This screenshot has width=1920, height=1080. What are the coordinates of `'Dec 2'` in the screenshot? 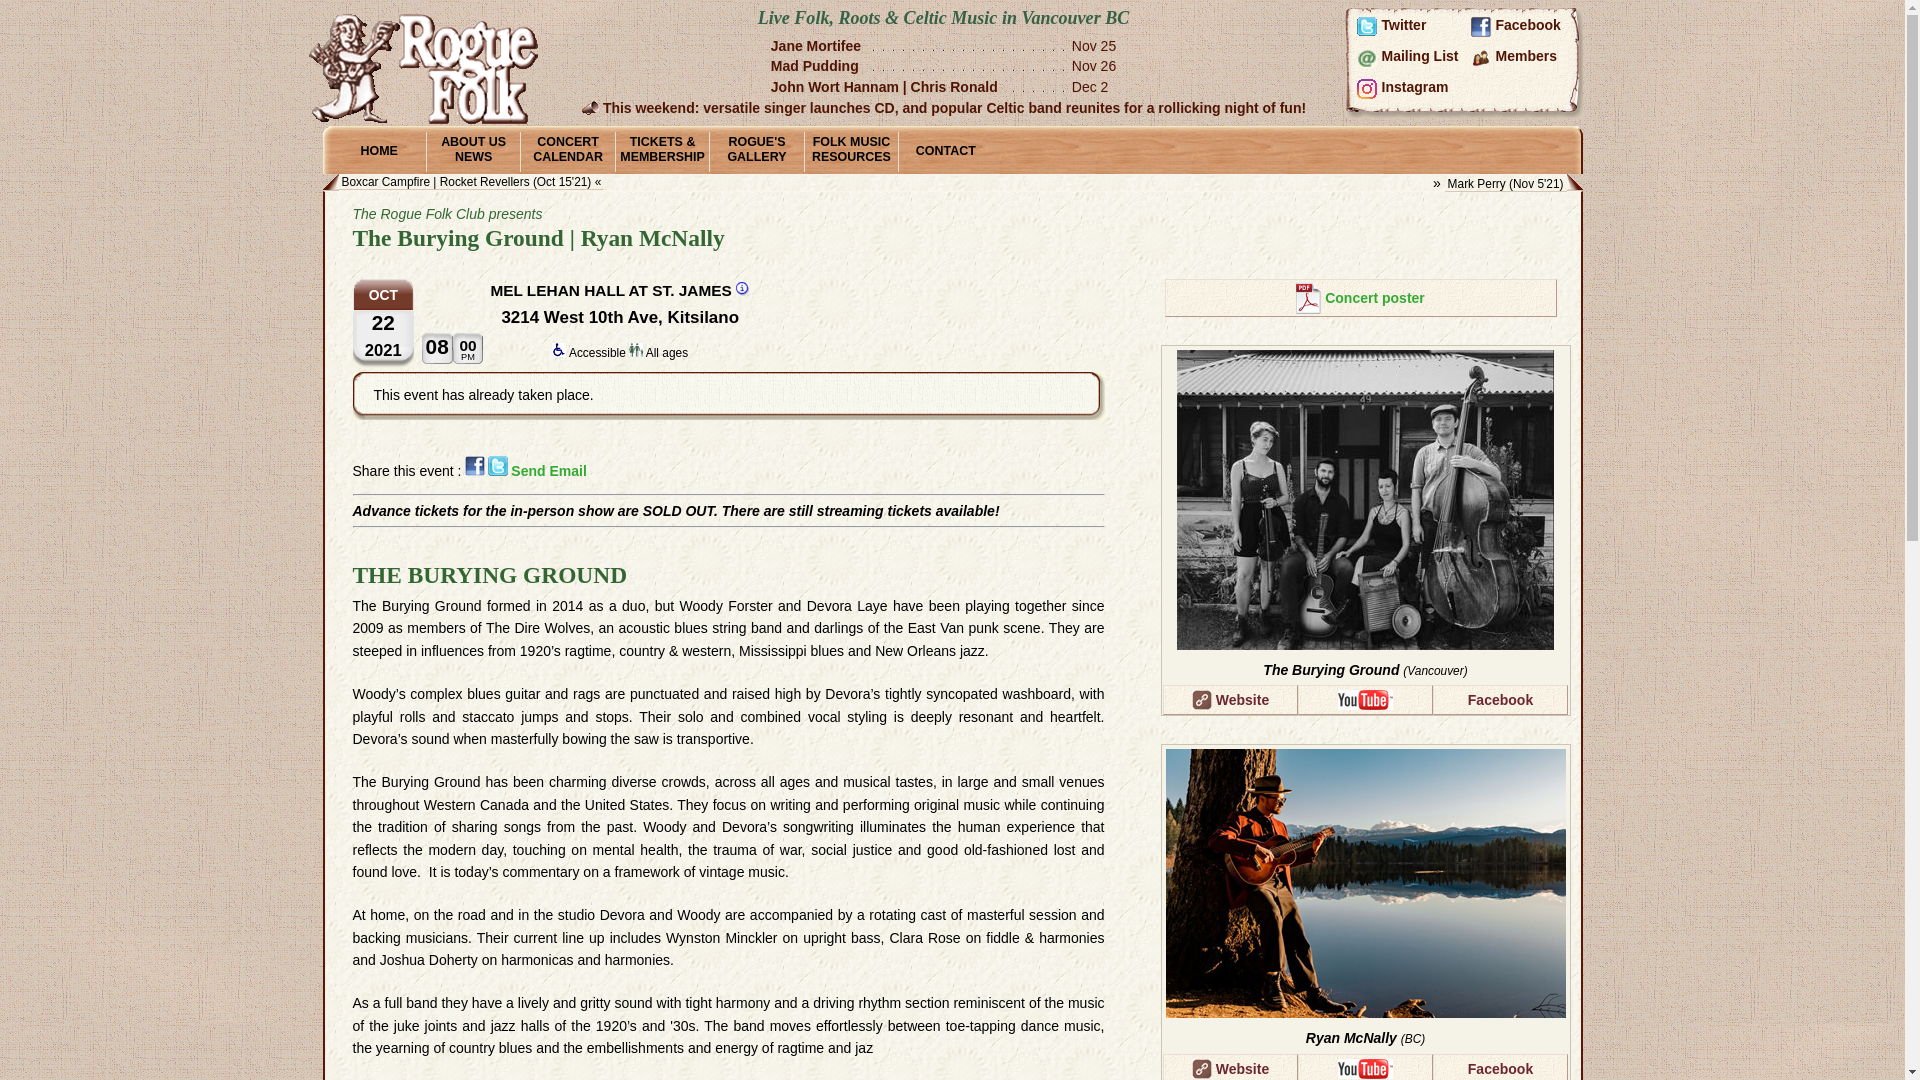 It's located at (1089, 86).